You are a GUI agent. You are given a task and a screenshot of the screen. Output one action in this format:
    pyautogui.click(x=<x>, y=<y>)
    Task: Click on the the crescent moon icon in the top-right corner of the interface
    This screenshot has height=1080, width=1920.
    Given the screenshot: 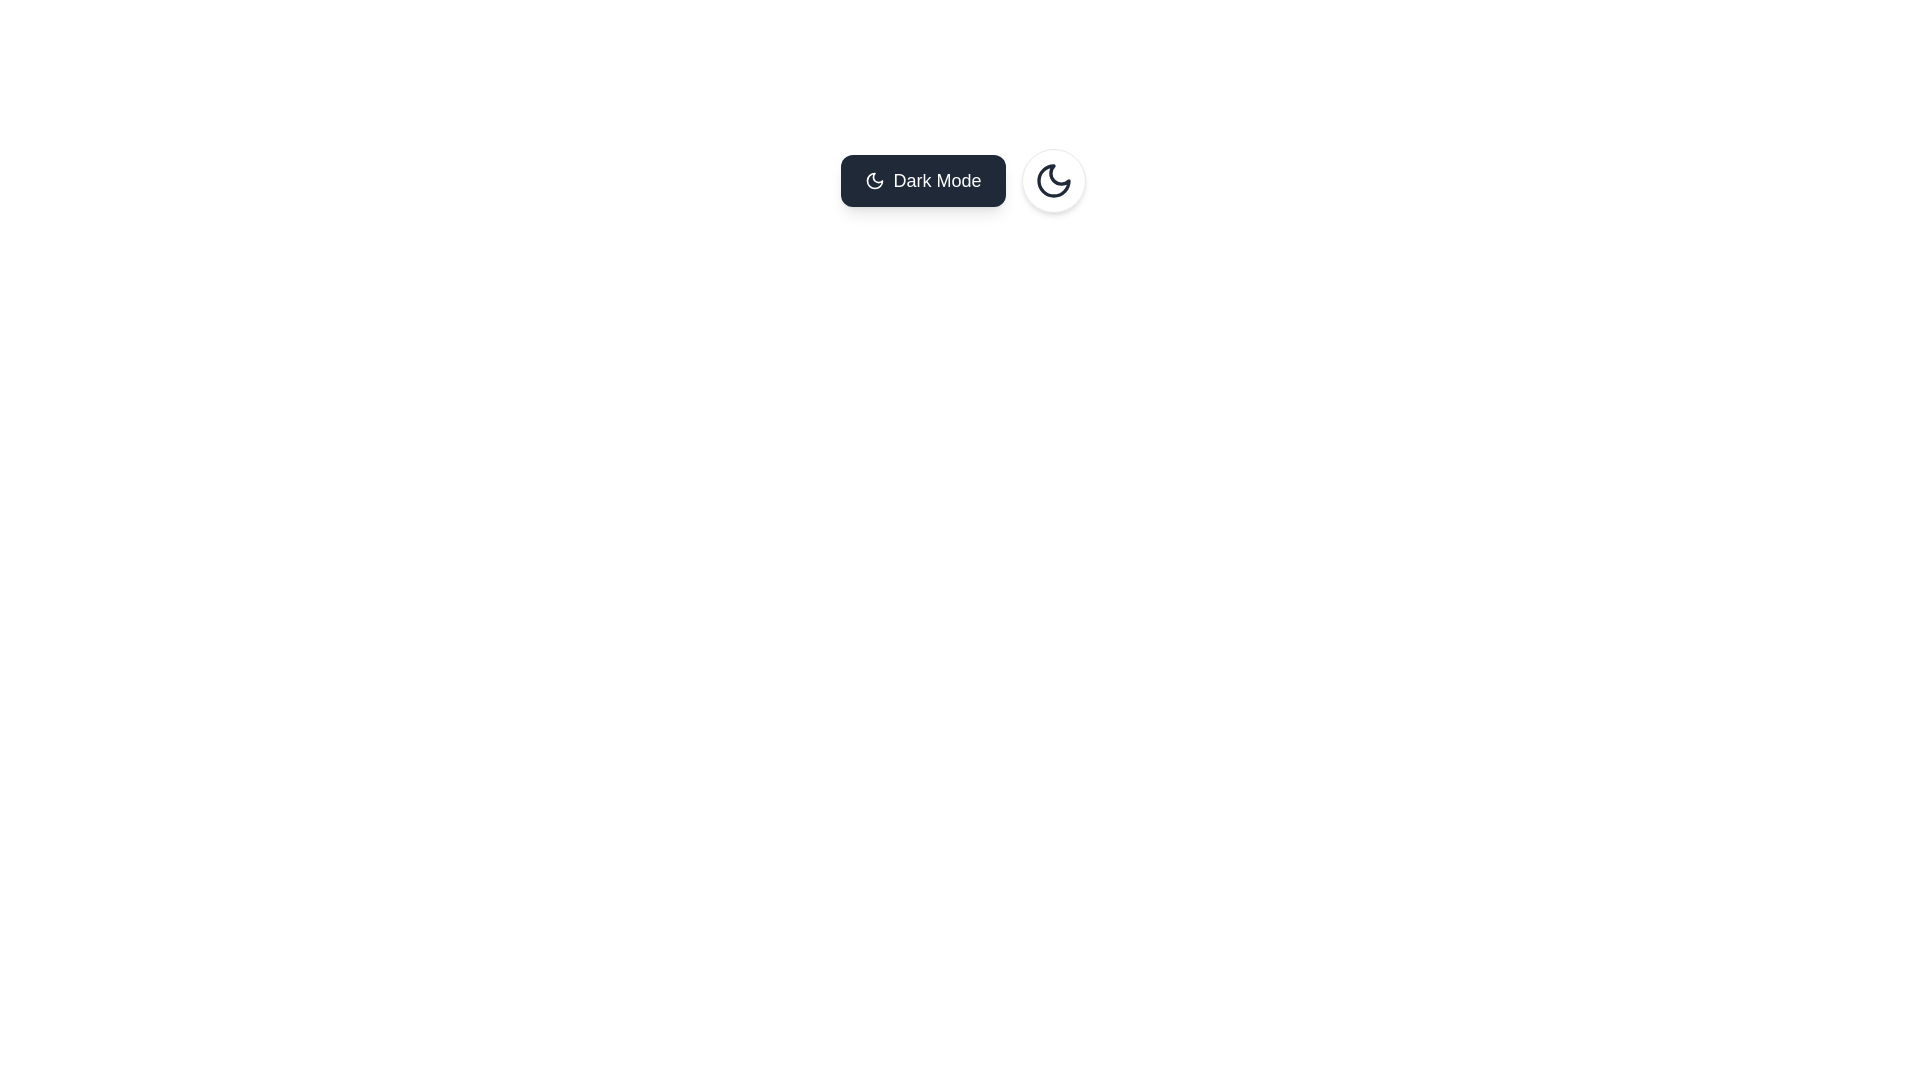 What is the action you would take?
    pyautogui.click(x=1052, y=181)
    